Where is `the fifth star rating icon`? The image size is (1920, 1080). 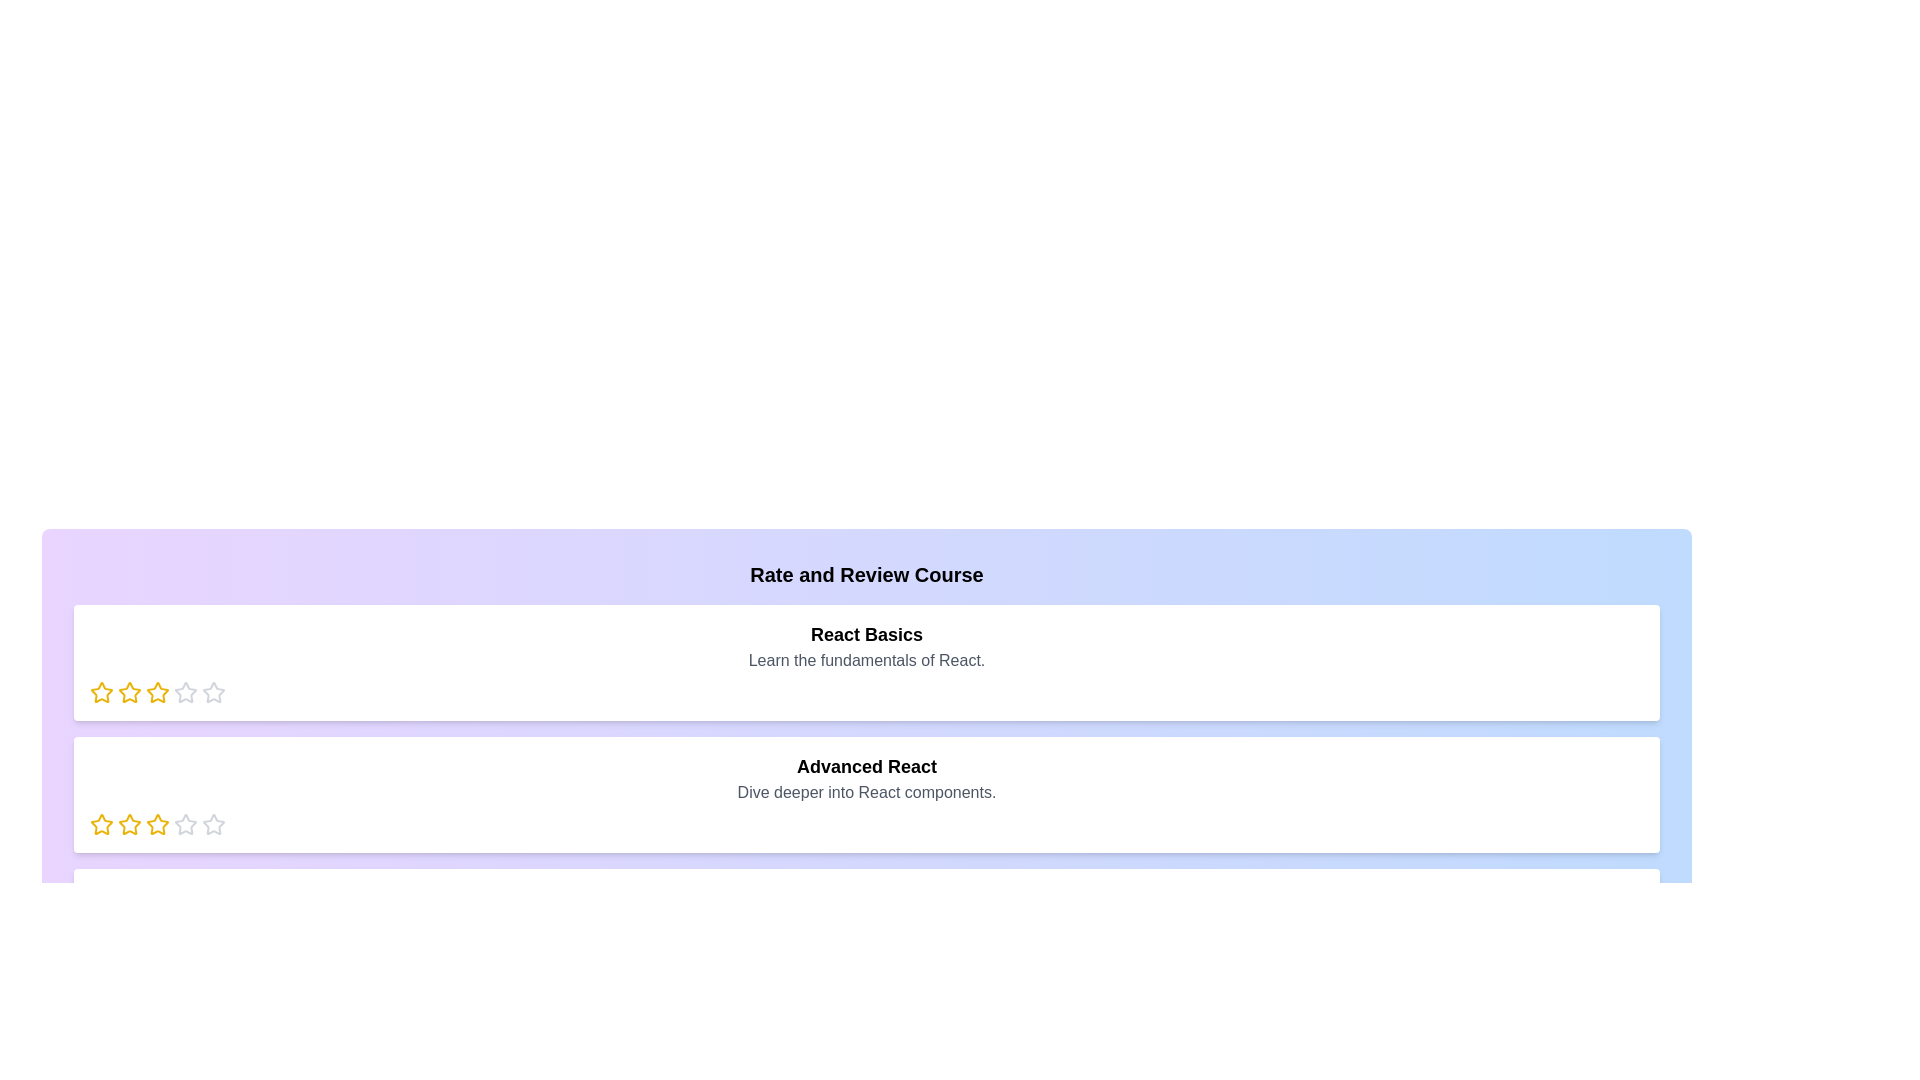
the fifth star rating icon is located at coordinates (186, 692).